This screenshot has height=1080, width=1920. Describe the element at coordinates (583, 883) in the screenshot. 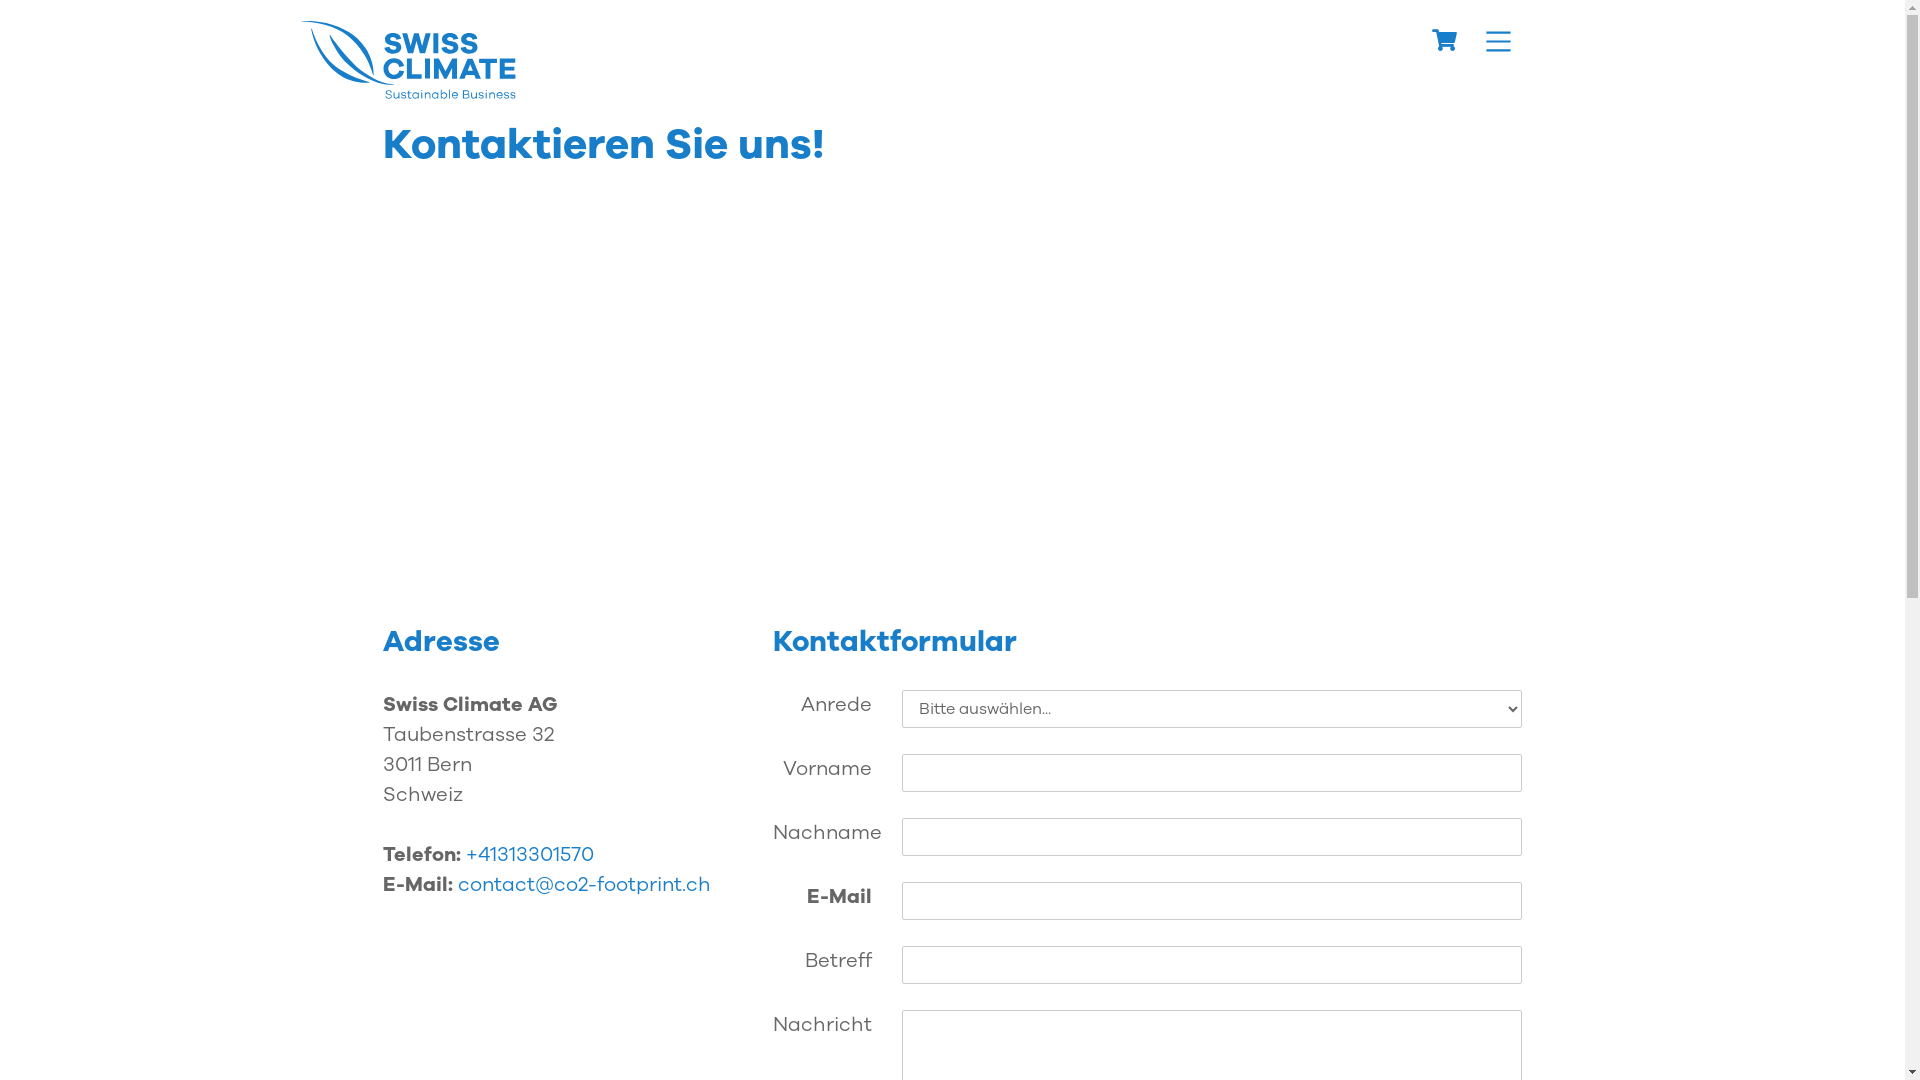

I see `'contact@co2-footprint.ch'` at that location.